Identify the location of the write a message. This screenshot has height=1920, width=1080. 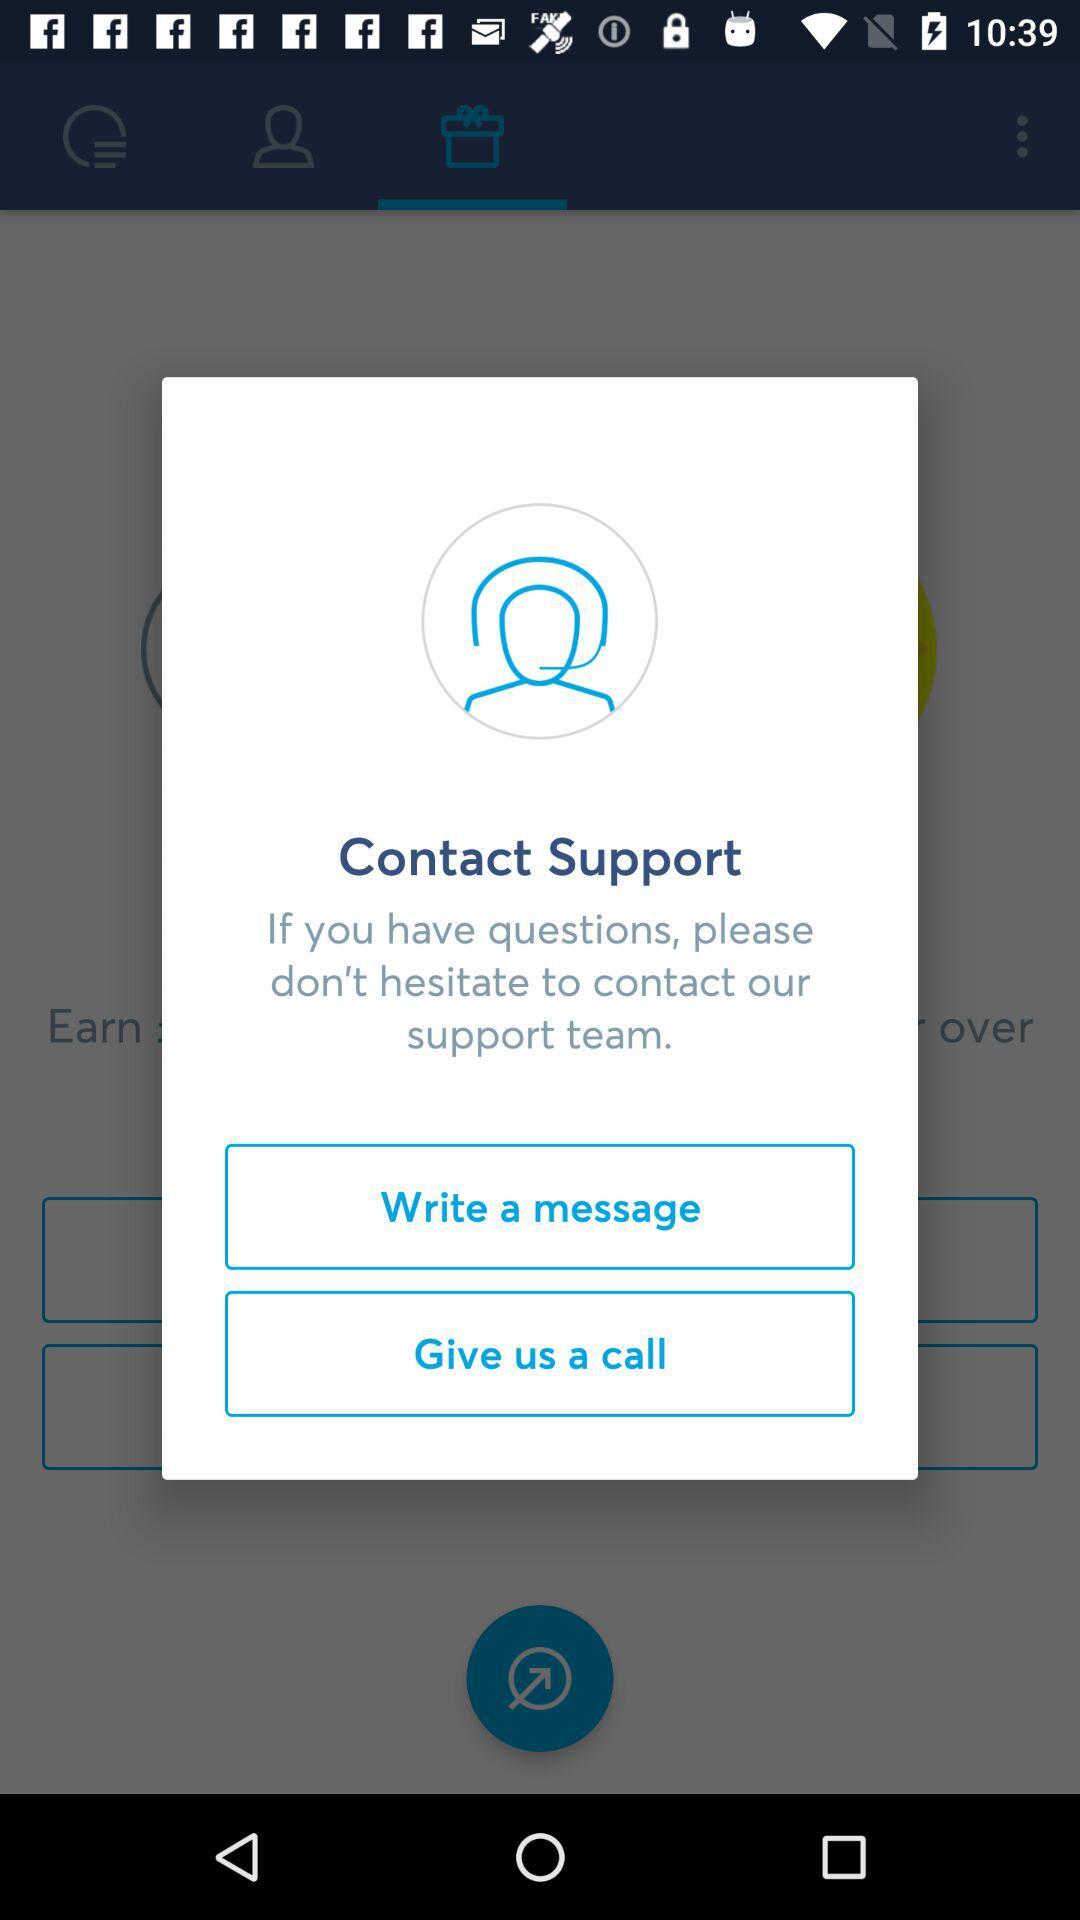
(540, 1205).